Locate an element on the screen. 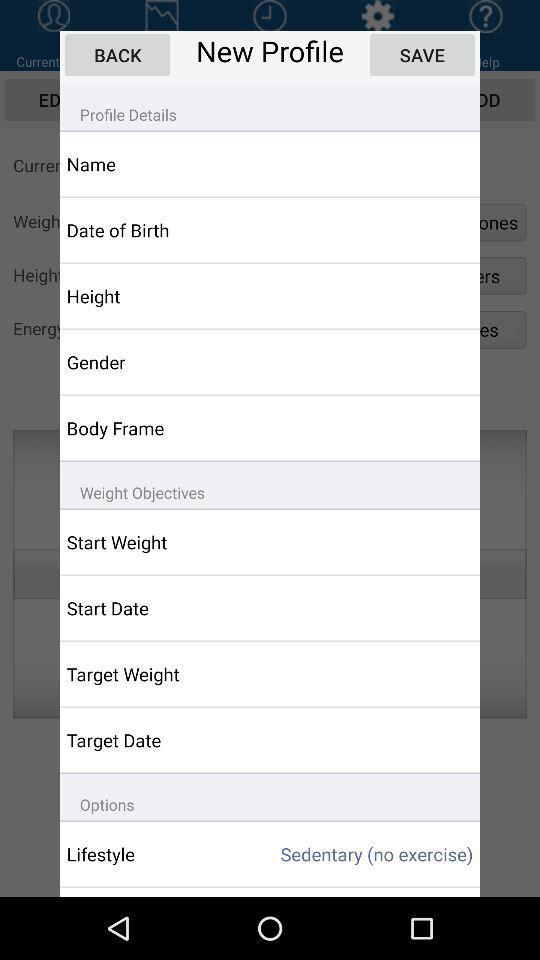  the target weight is located at coordinates (155, 674).